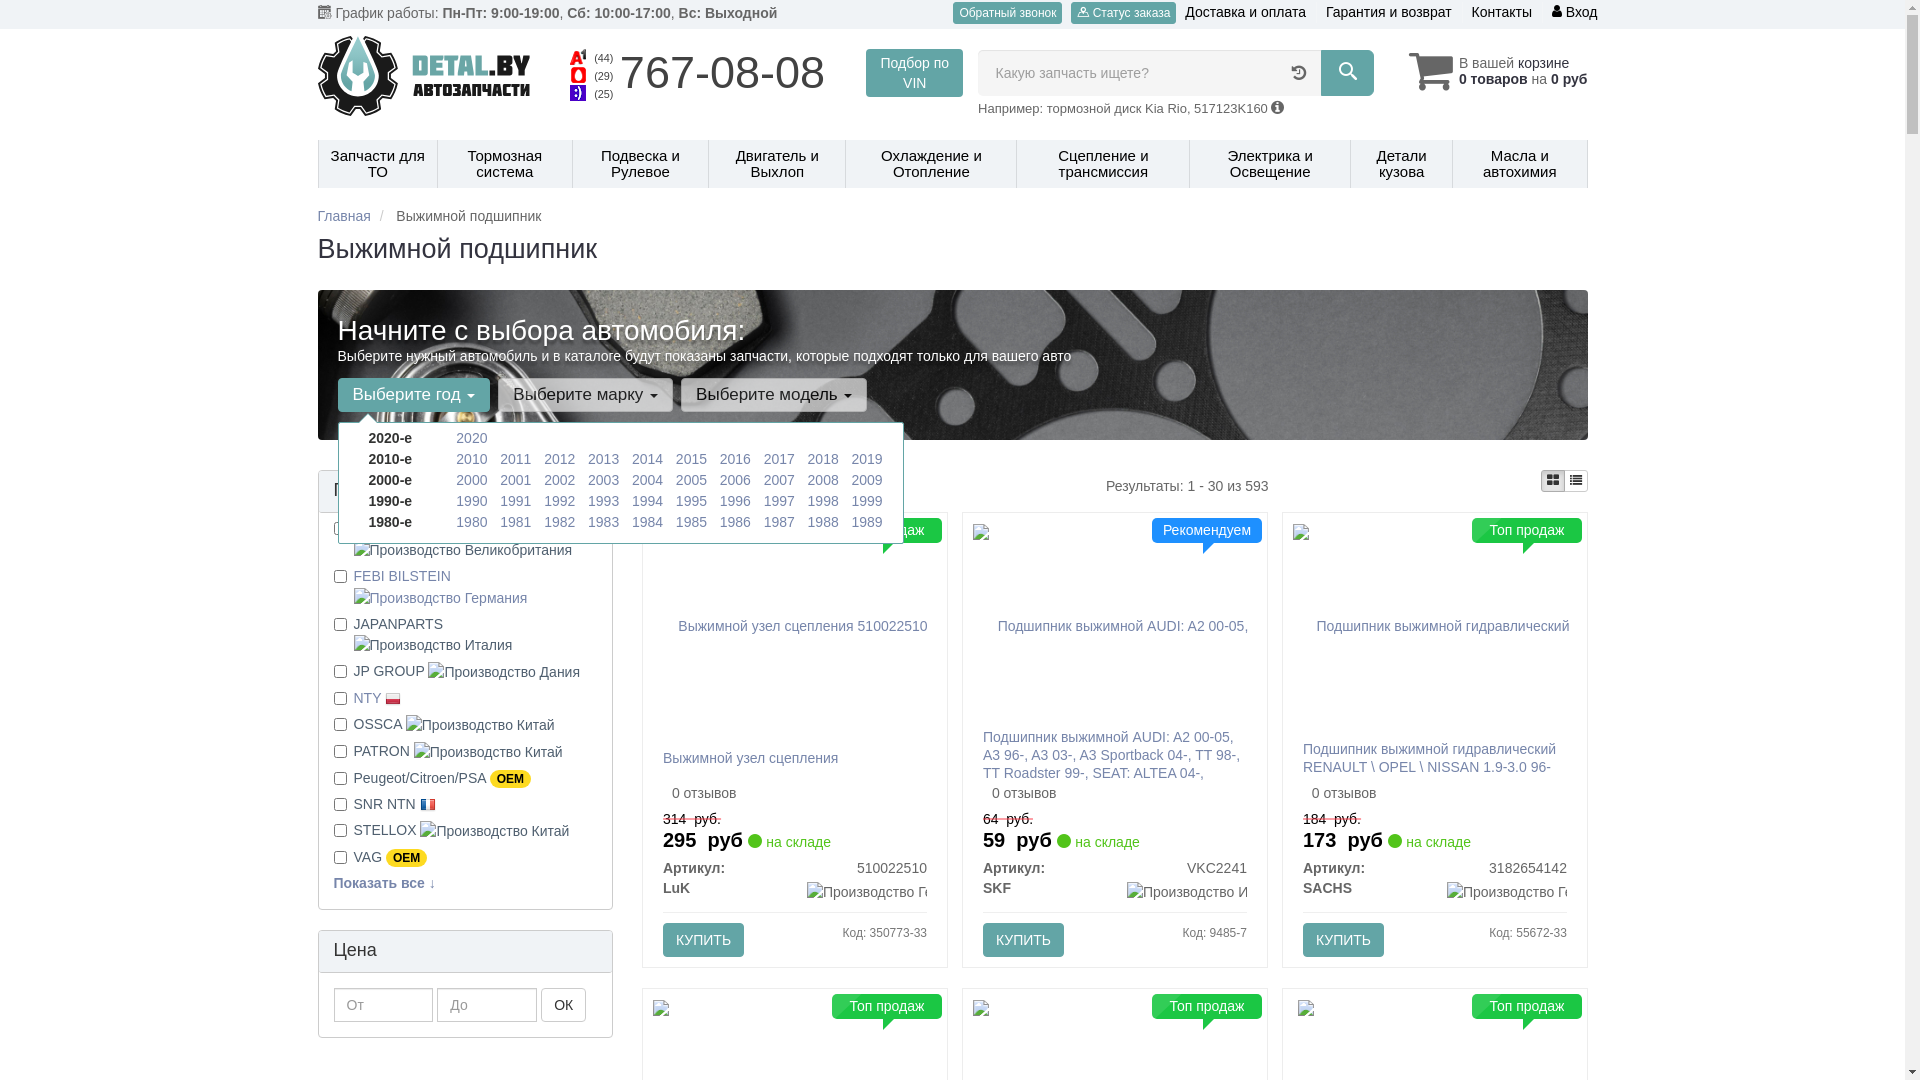 The width and height of the screenshot is (1920, 1080). What do you see at coordinates (618, 71) in the screenshot?
I see `'767-08-08'` at bounding box center [618, 71].